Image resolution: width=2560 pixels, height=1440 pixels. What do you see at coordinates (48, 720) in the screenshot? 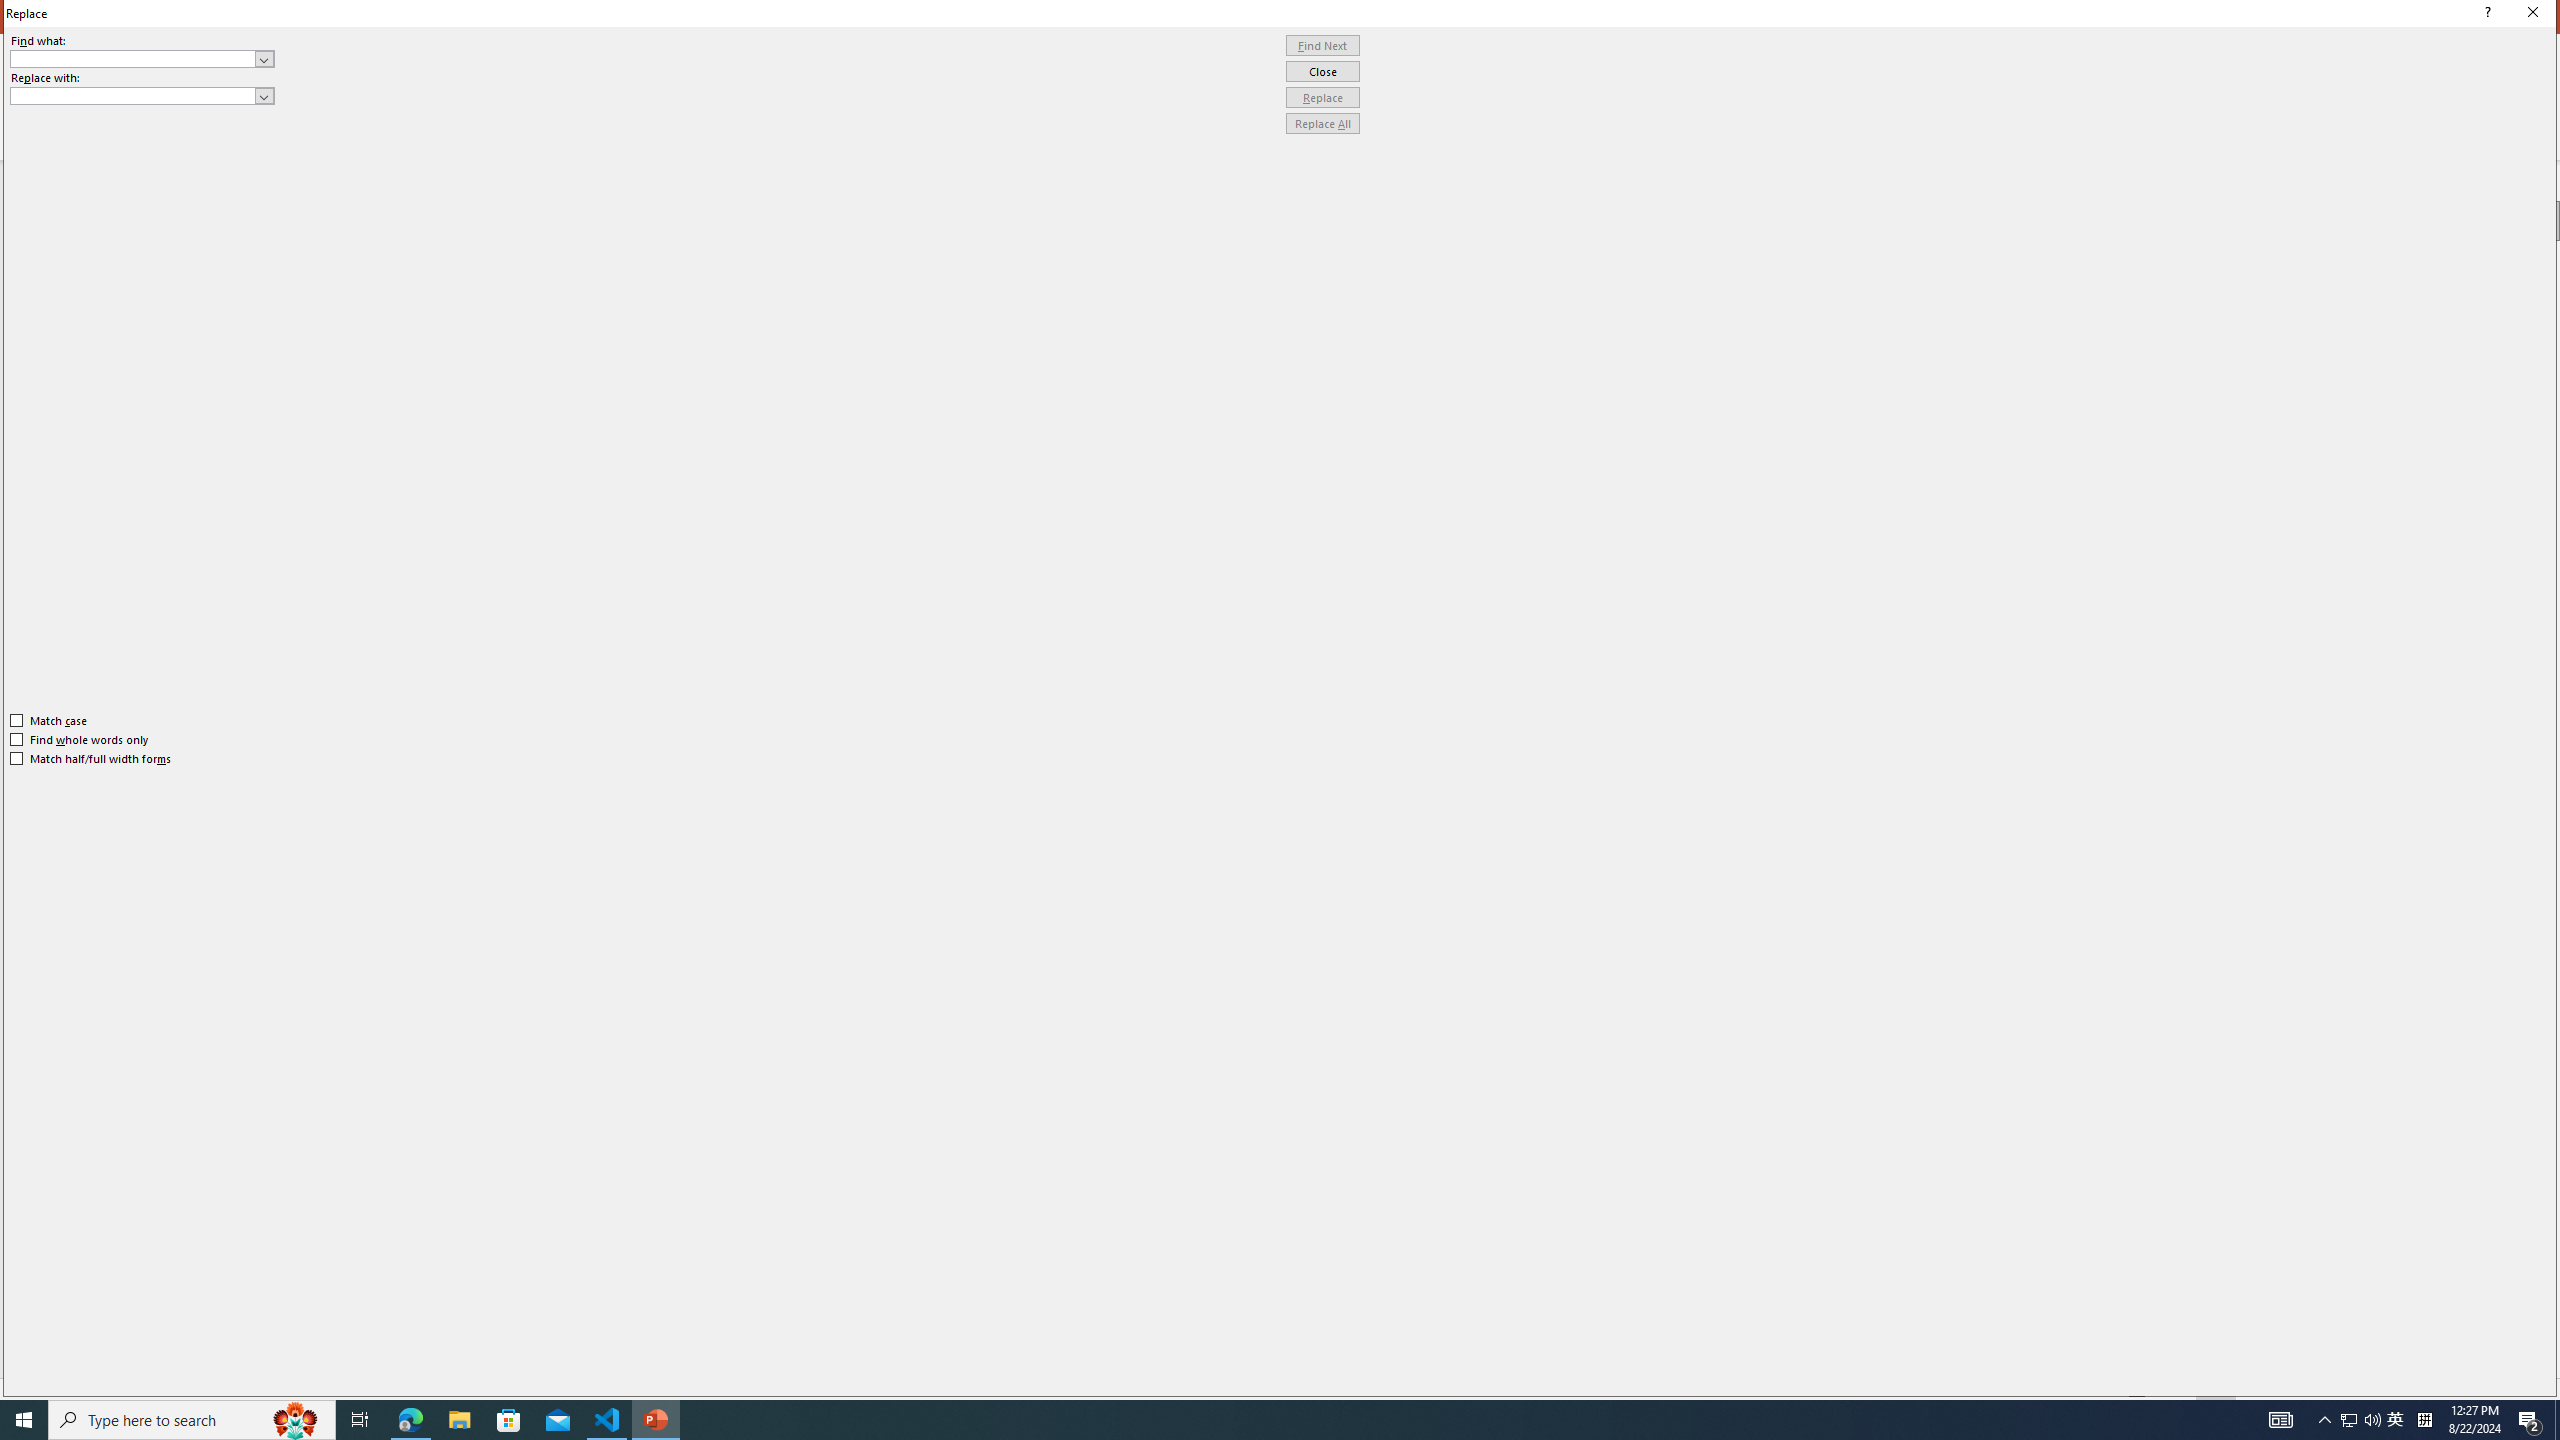
I see `'Match case'` at bounding box center [48, 720].